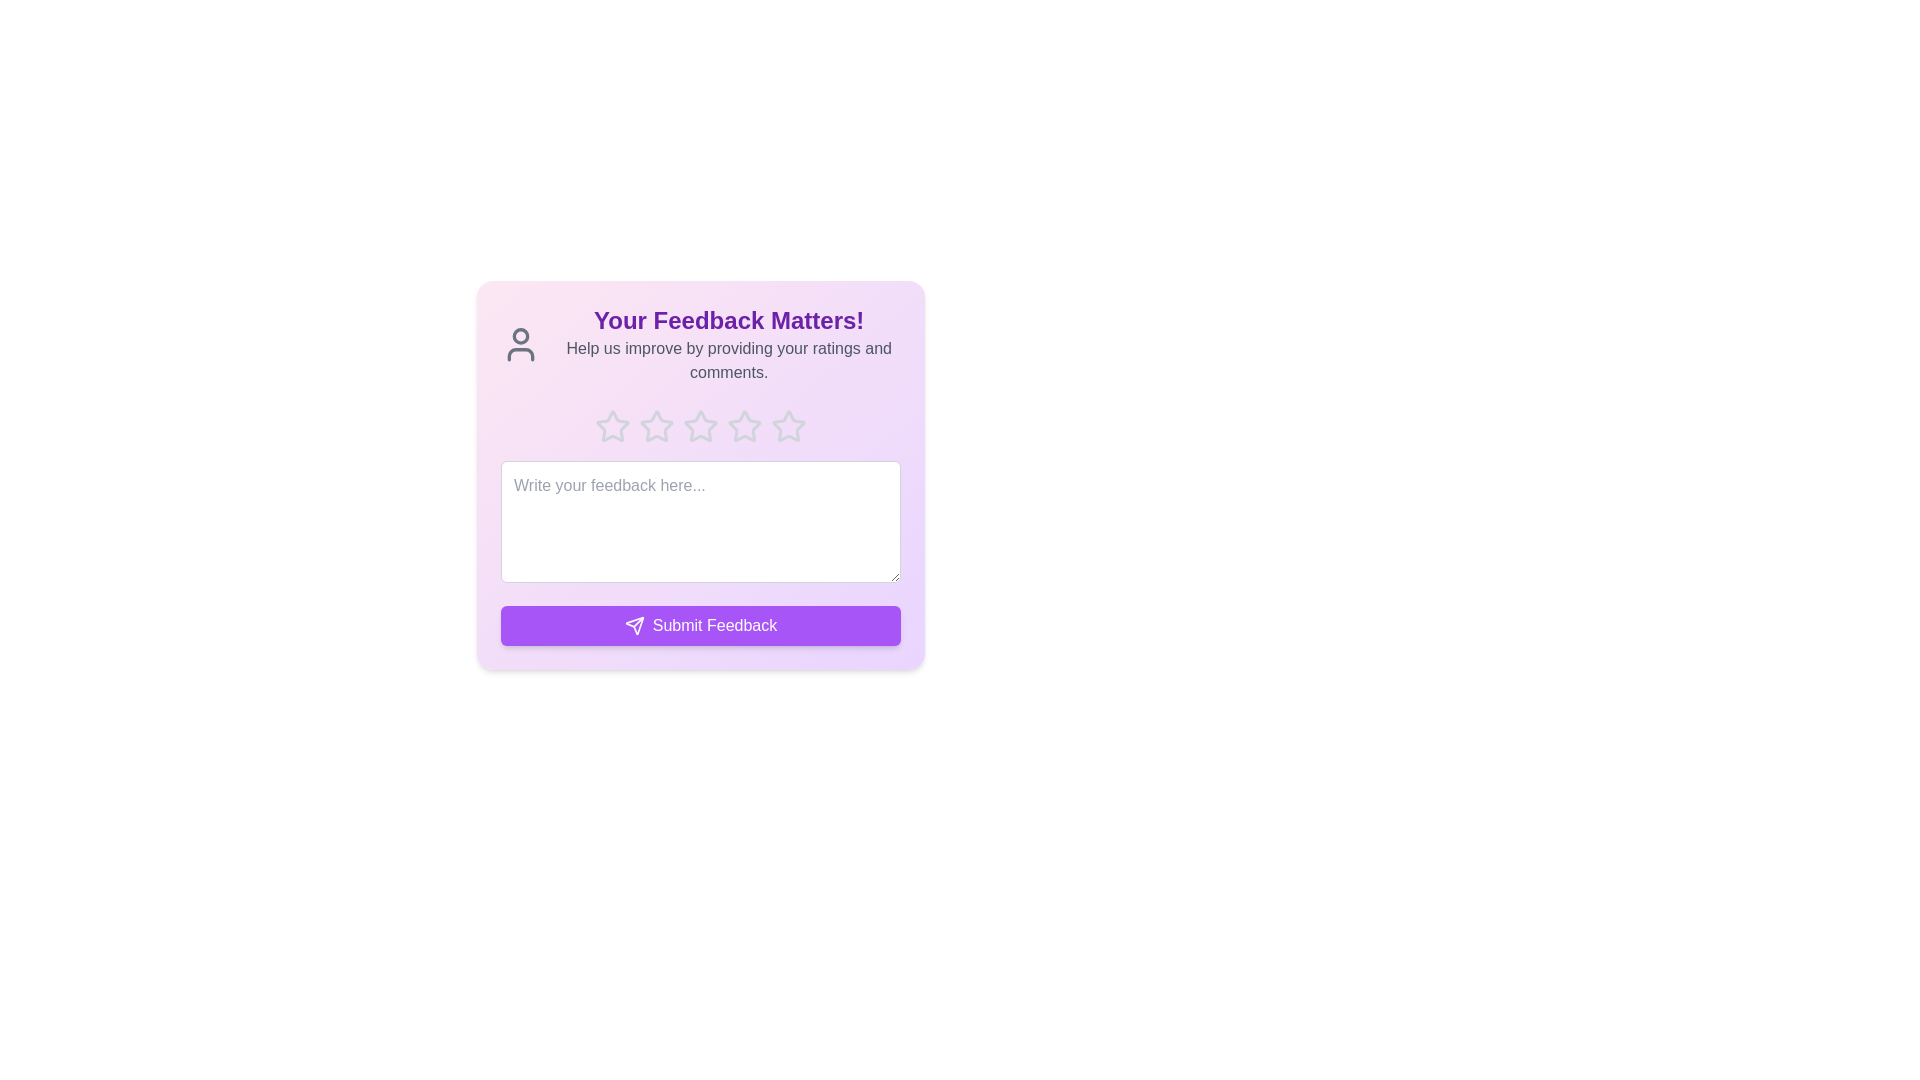 This screenshot has height=1080, width=1920. What do you see at coordinates (743, 426) in the screenshot?
I see `the star corresponding to the desired rating 4` at bounding box center [743, 426].